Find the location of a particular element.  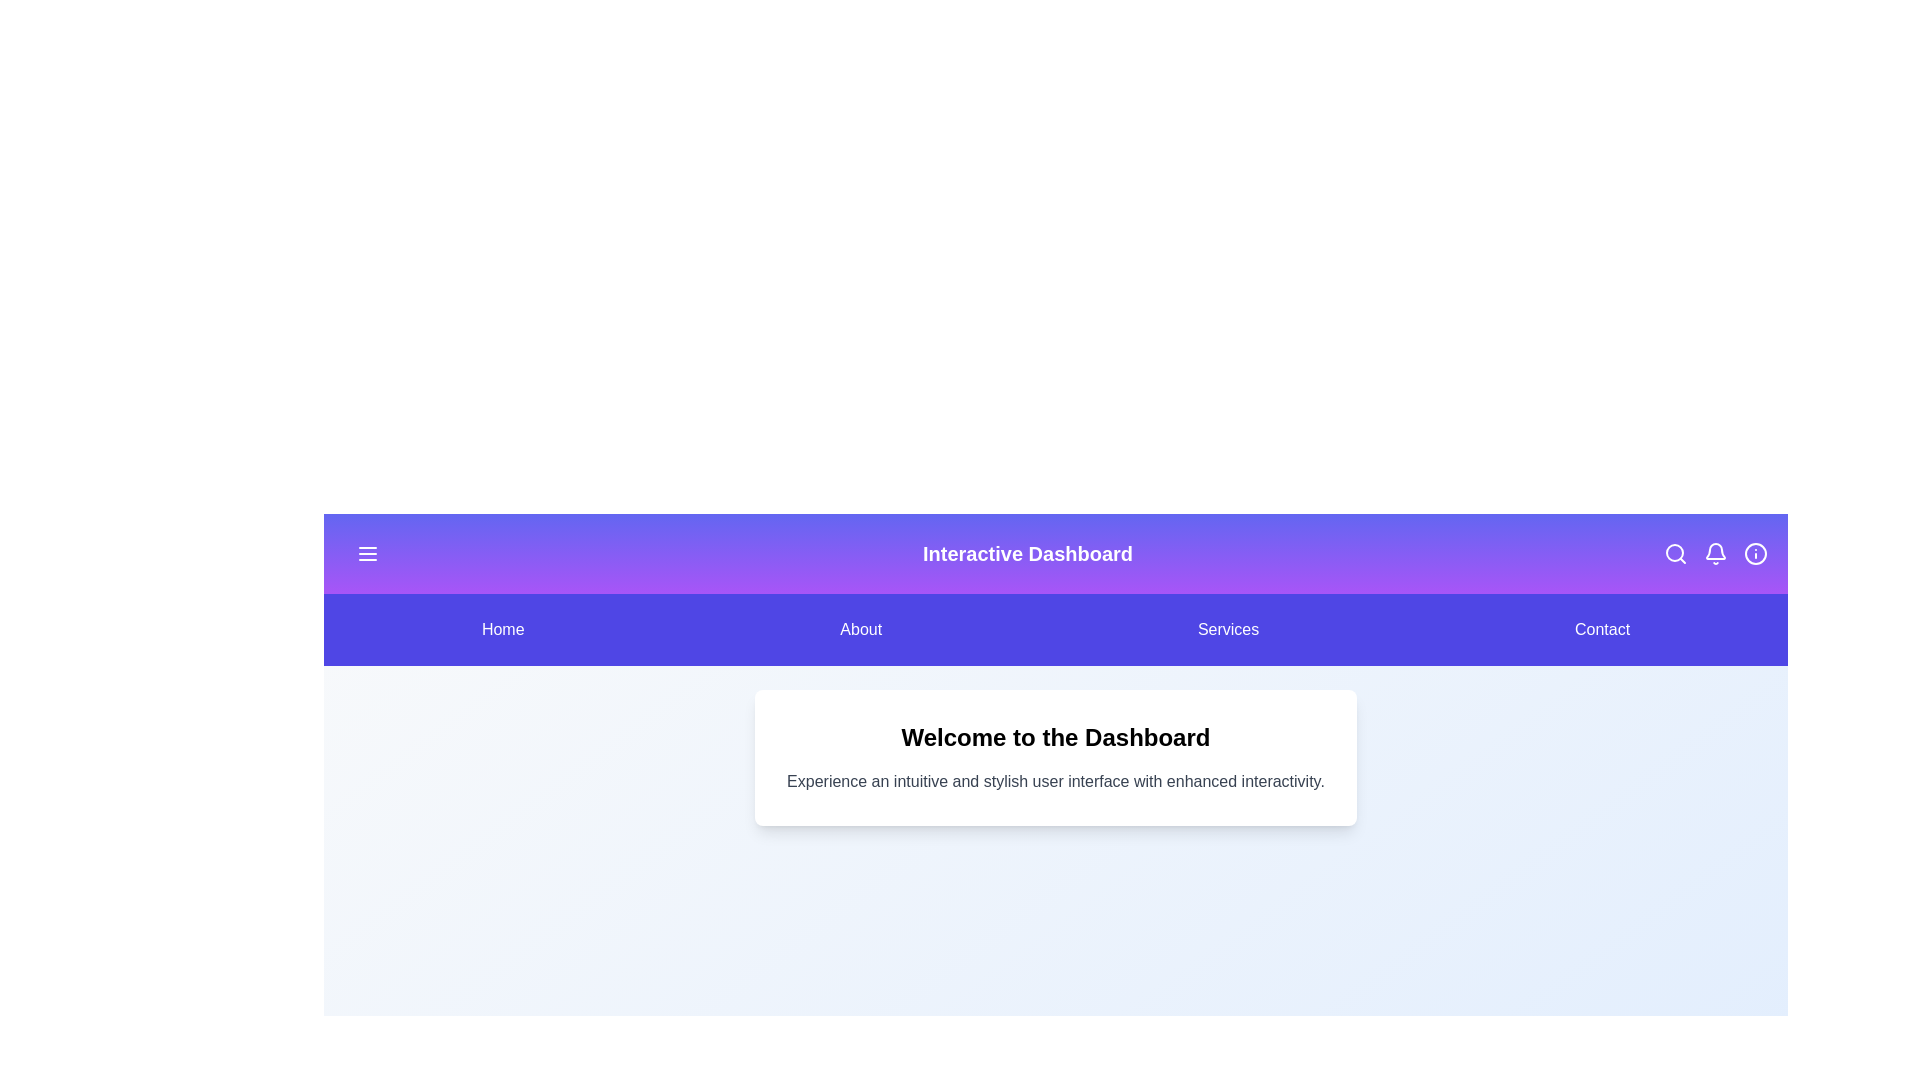

the menu item Contact to navigate to the corresponding section is located at coordinates (1603, 628).